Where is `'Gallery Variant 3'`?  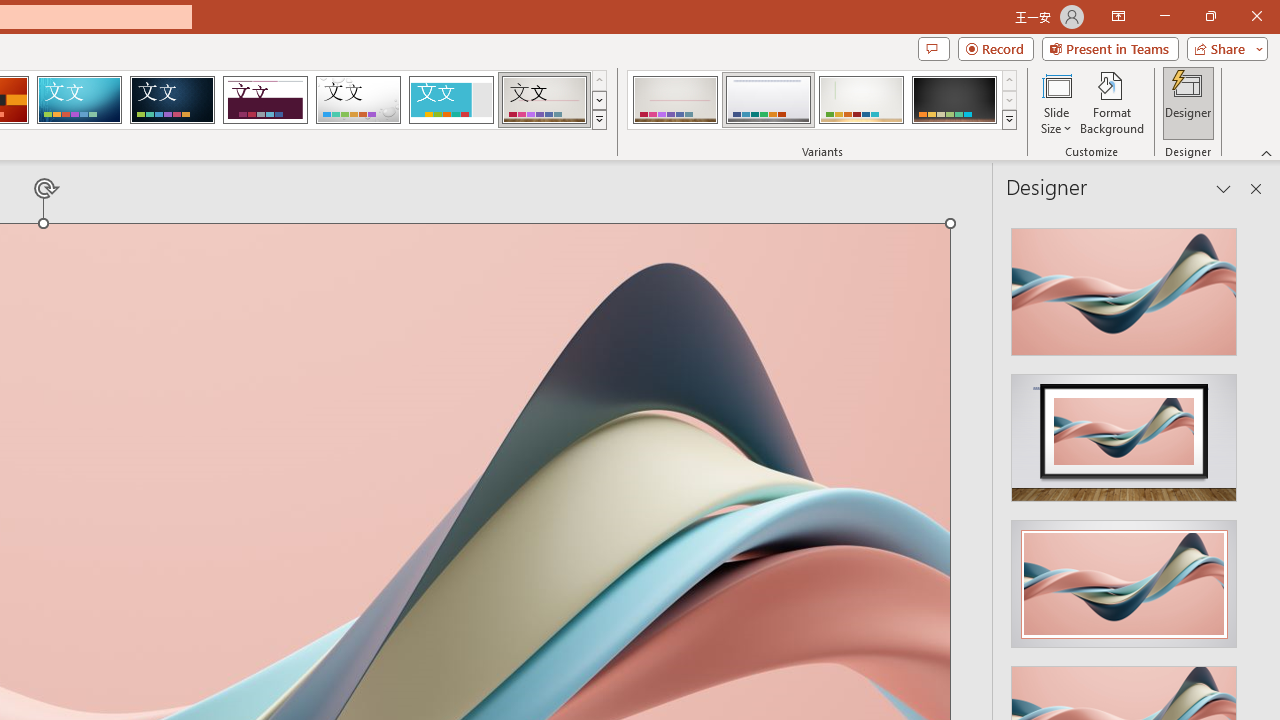
'Gallery Variant 3' is located at coordinates (861, 100).